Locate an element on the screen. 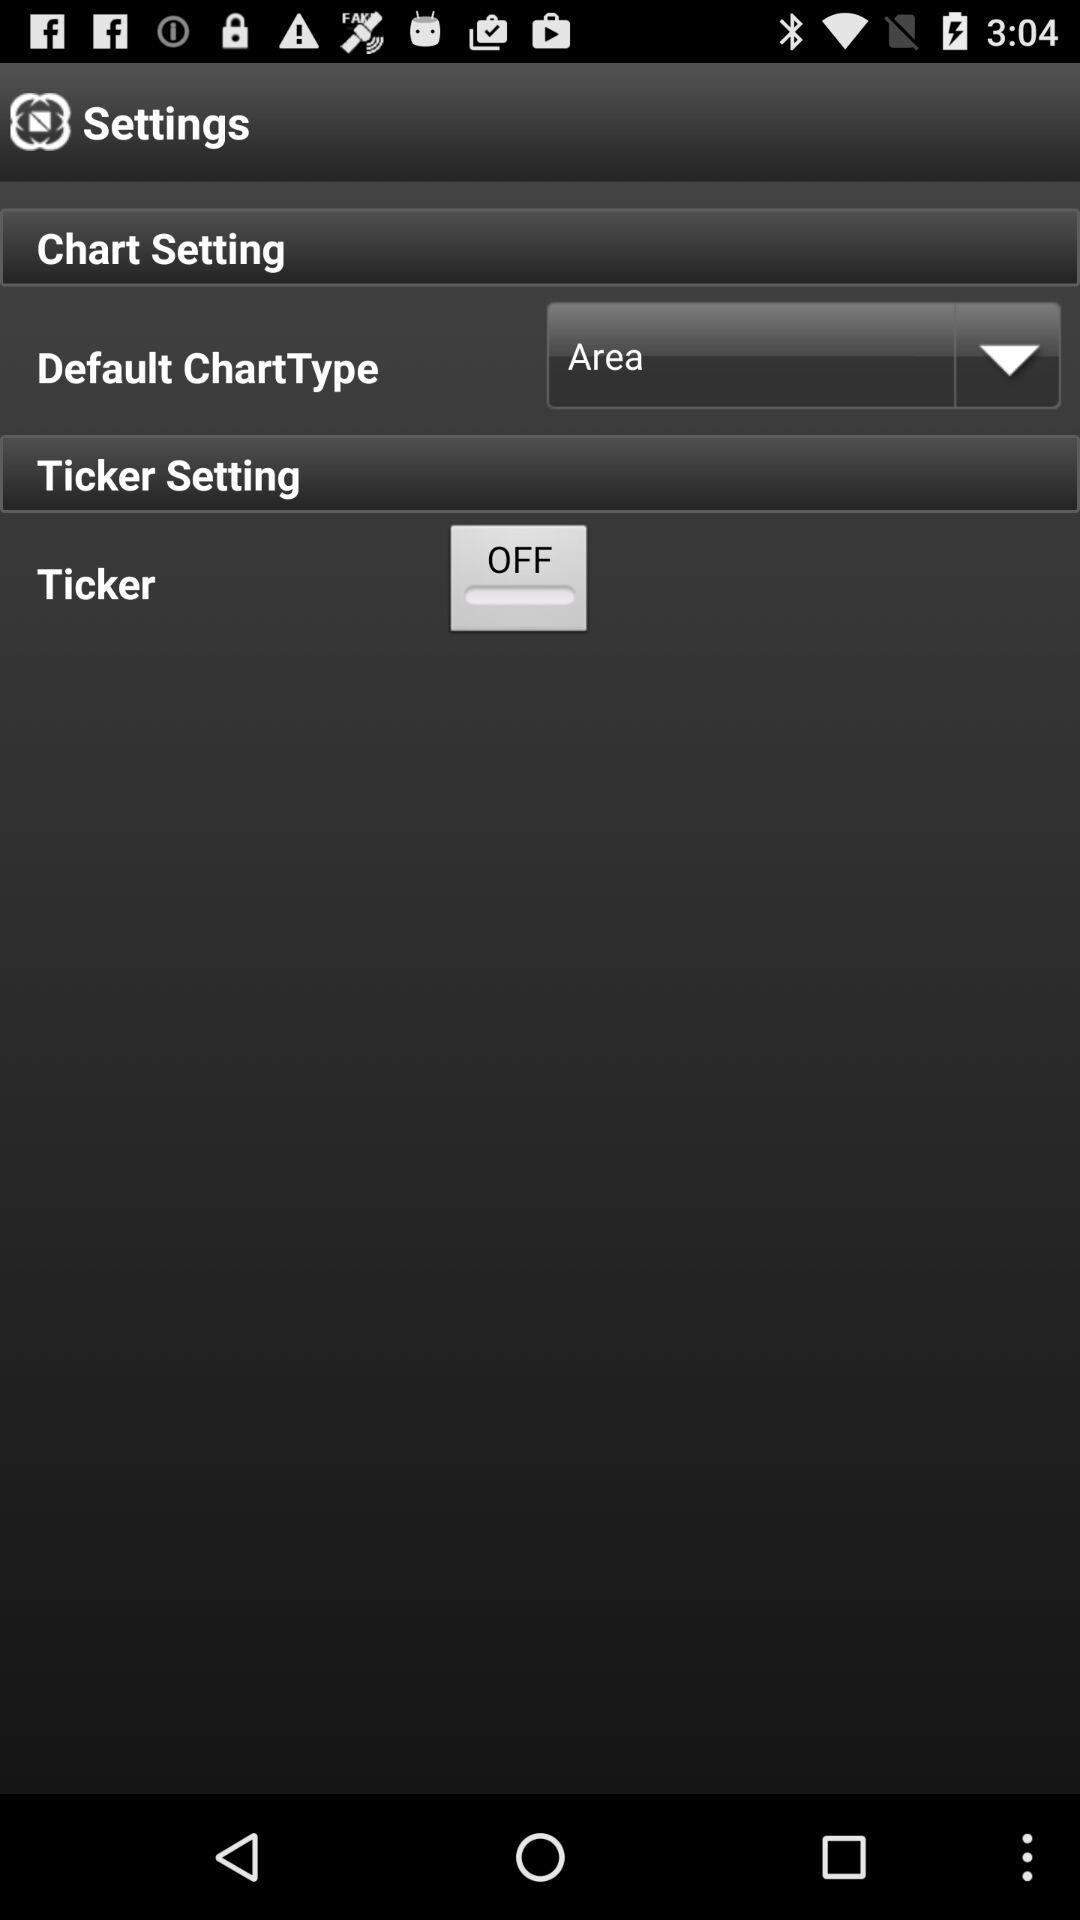  app to the right of the ticker is located at coordinates (518, 582).